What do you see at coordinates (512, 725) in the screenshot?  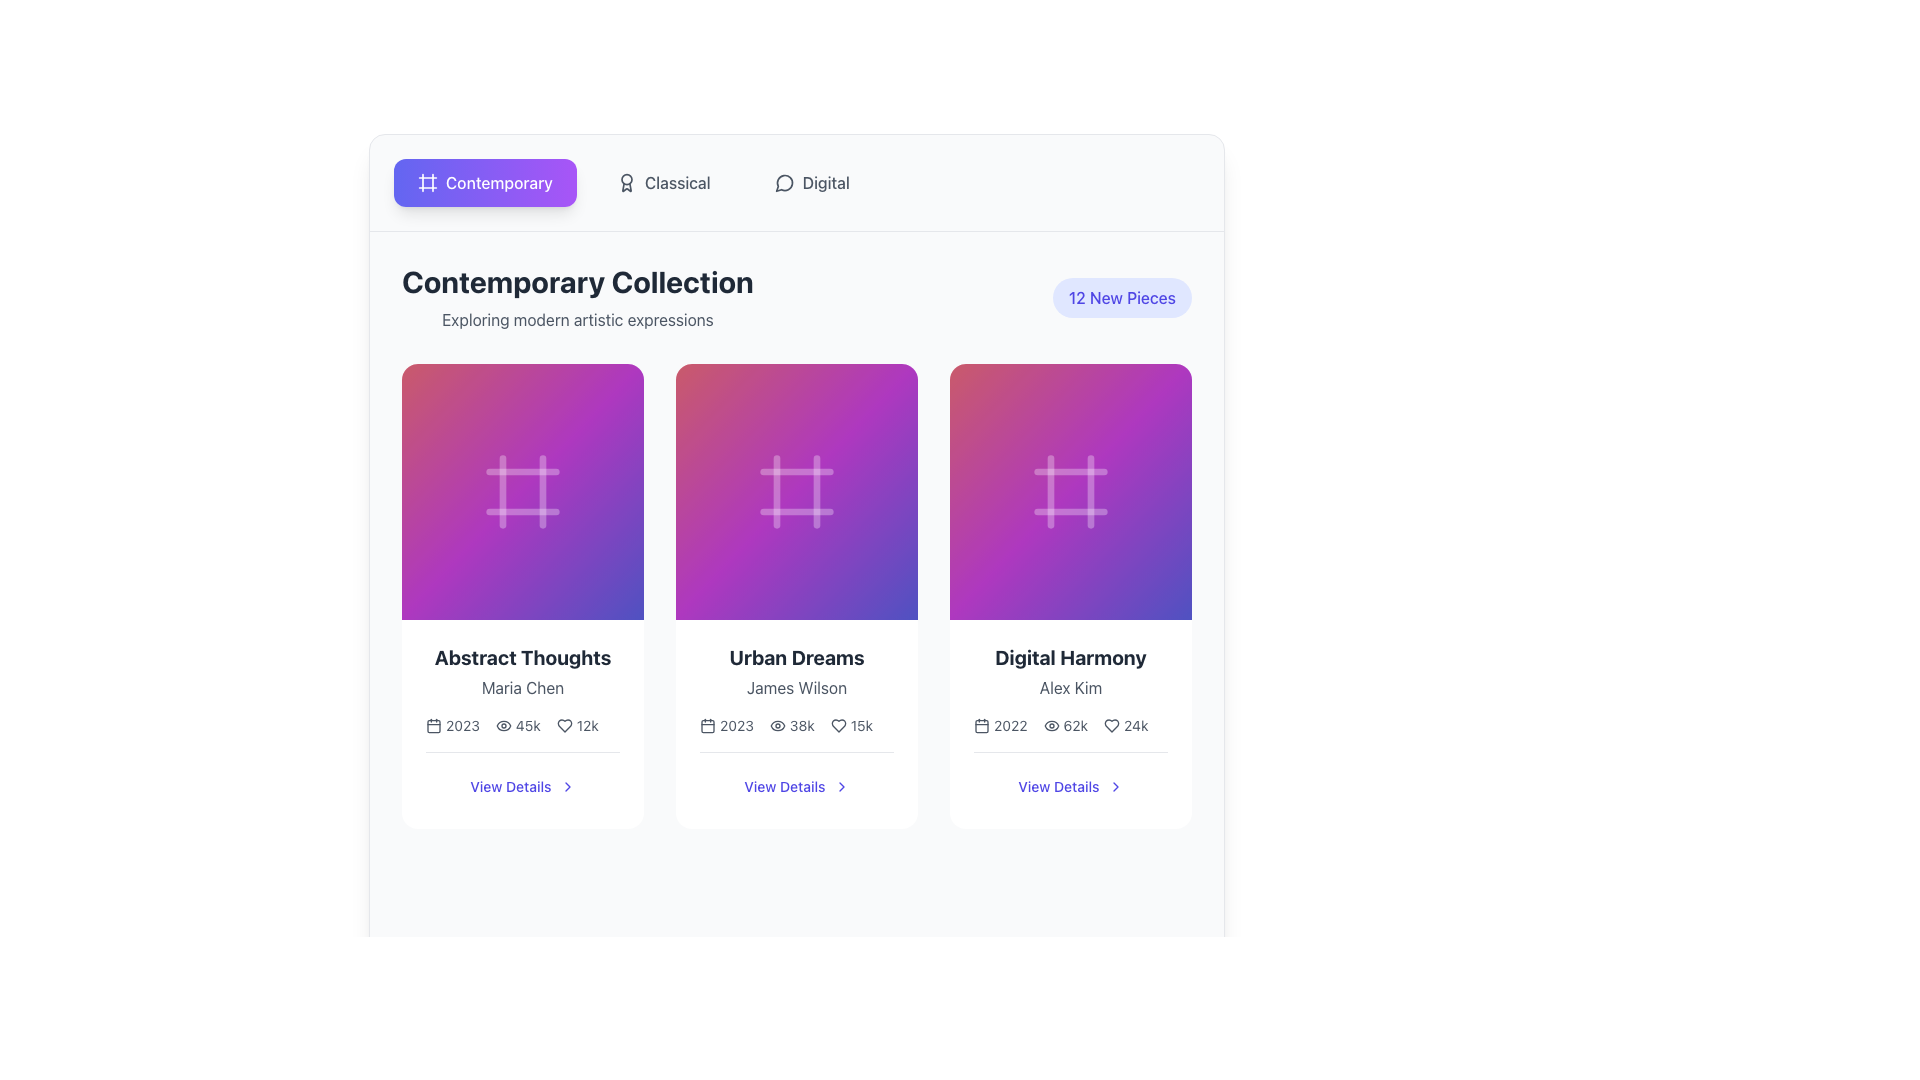 I see `the Metadata display group located at the lower part of the first card in the grid layout, which shows the publication year, view count, and like count` at bounding box center [512, 725].